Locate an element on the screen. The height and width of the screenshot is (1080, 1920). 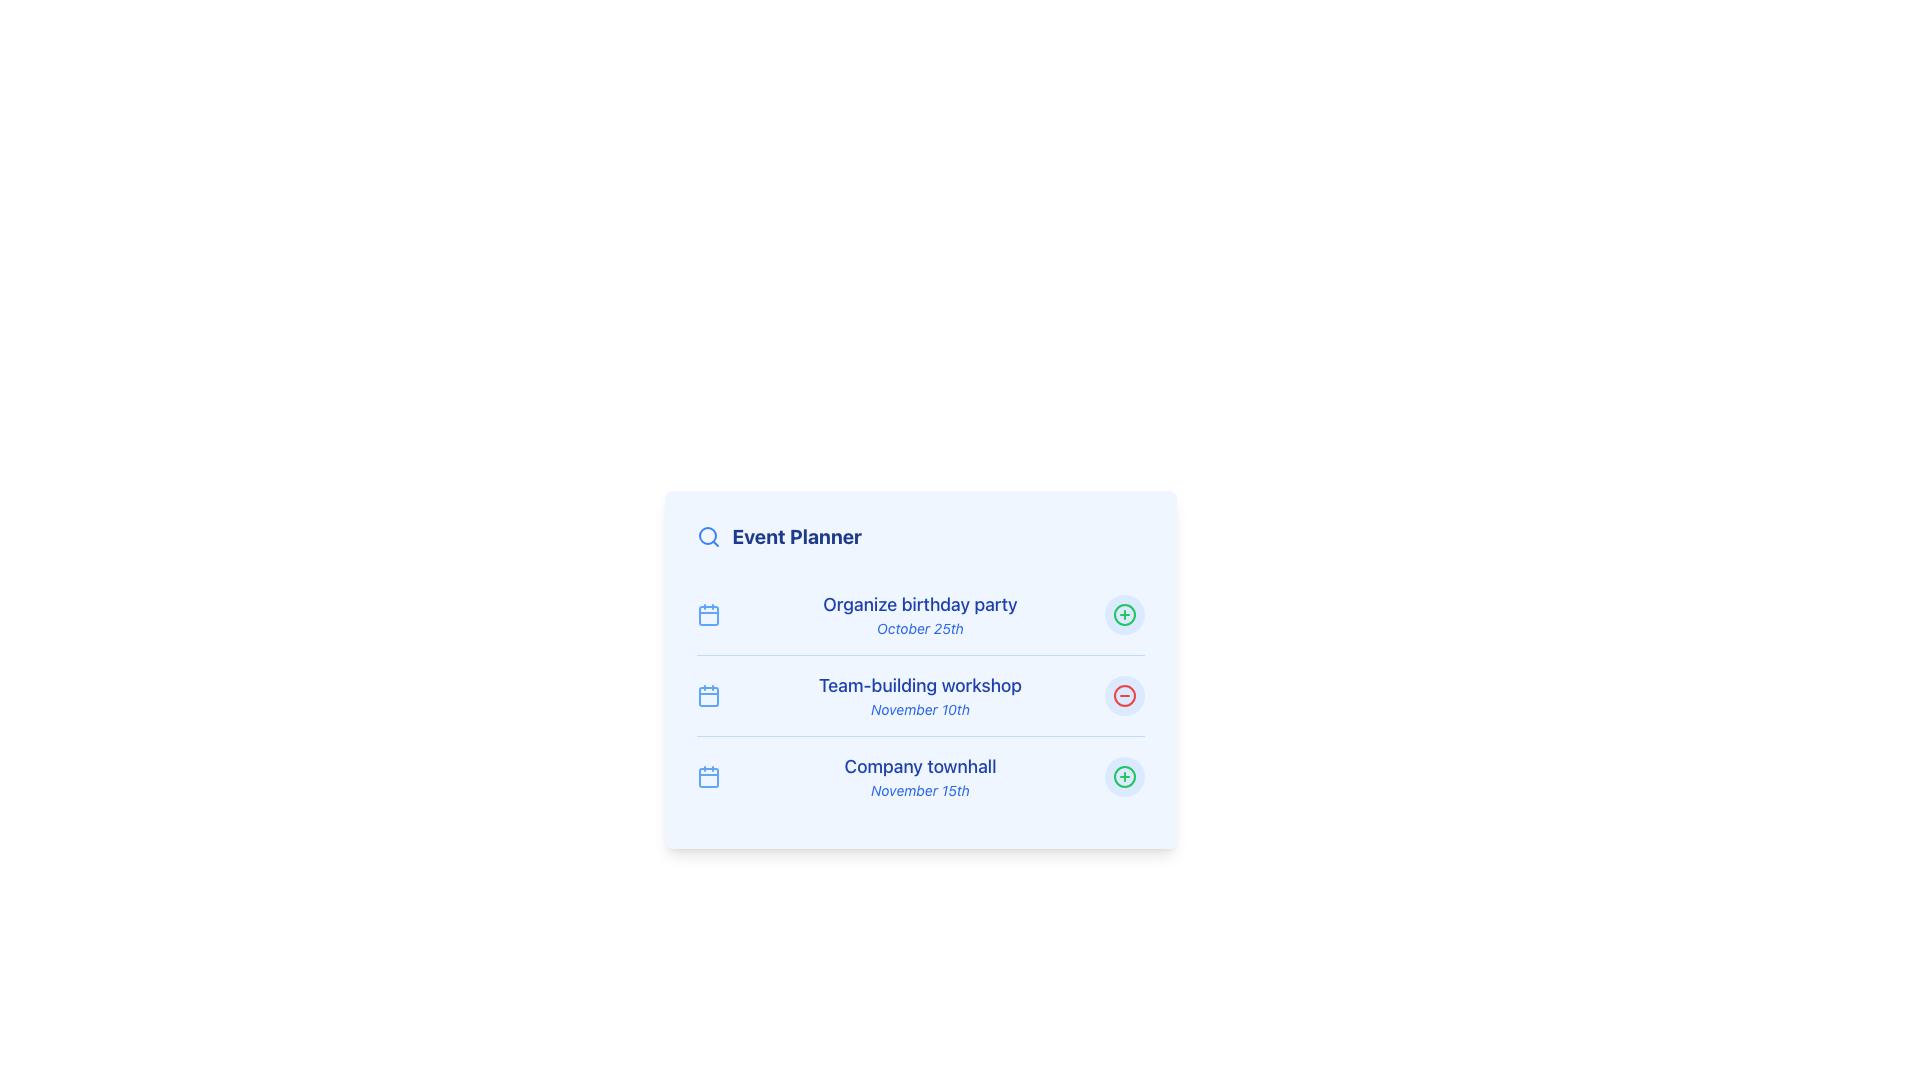
event information from the third item in the 'Event Planner' list, located below 'Organize birthday party' and 'Team-building workshop' is located at coordinates (919, 775).